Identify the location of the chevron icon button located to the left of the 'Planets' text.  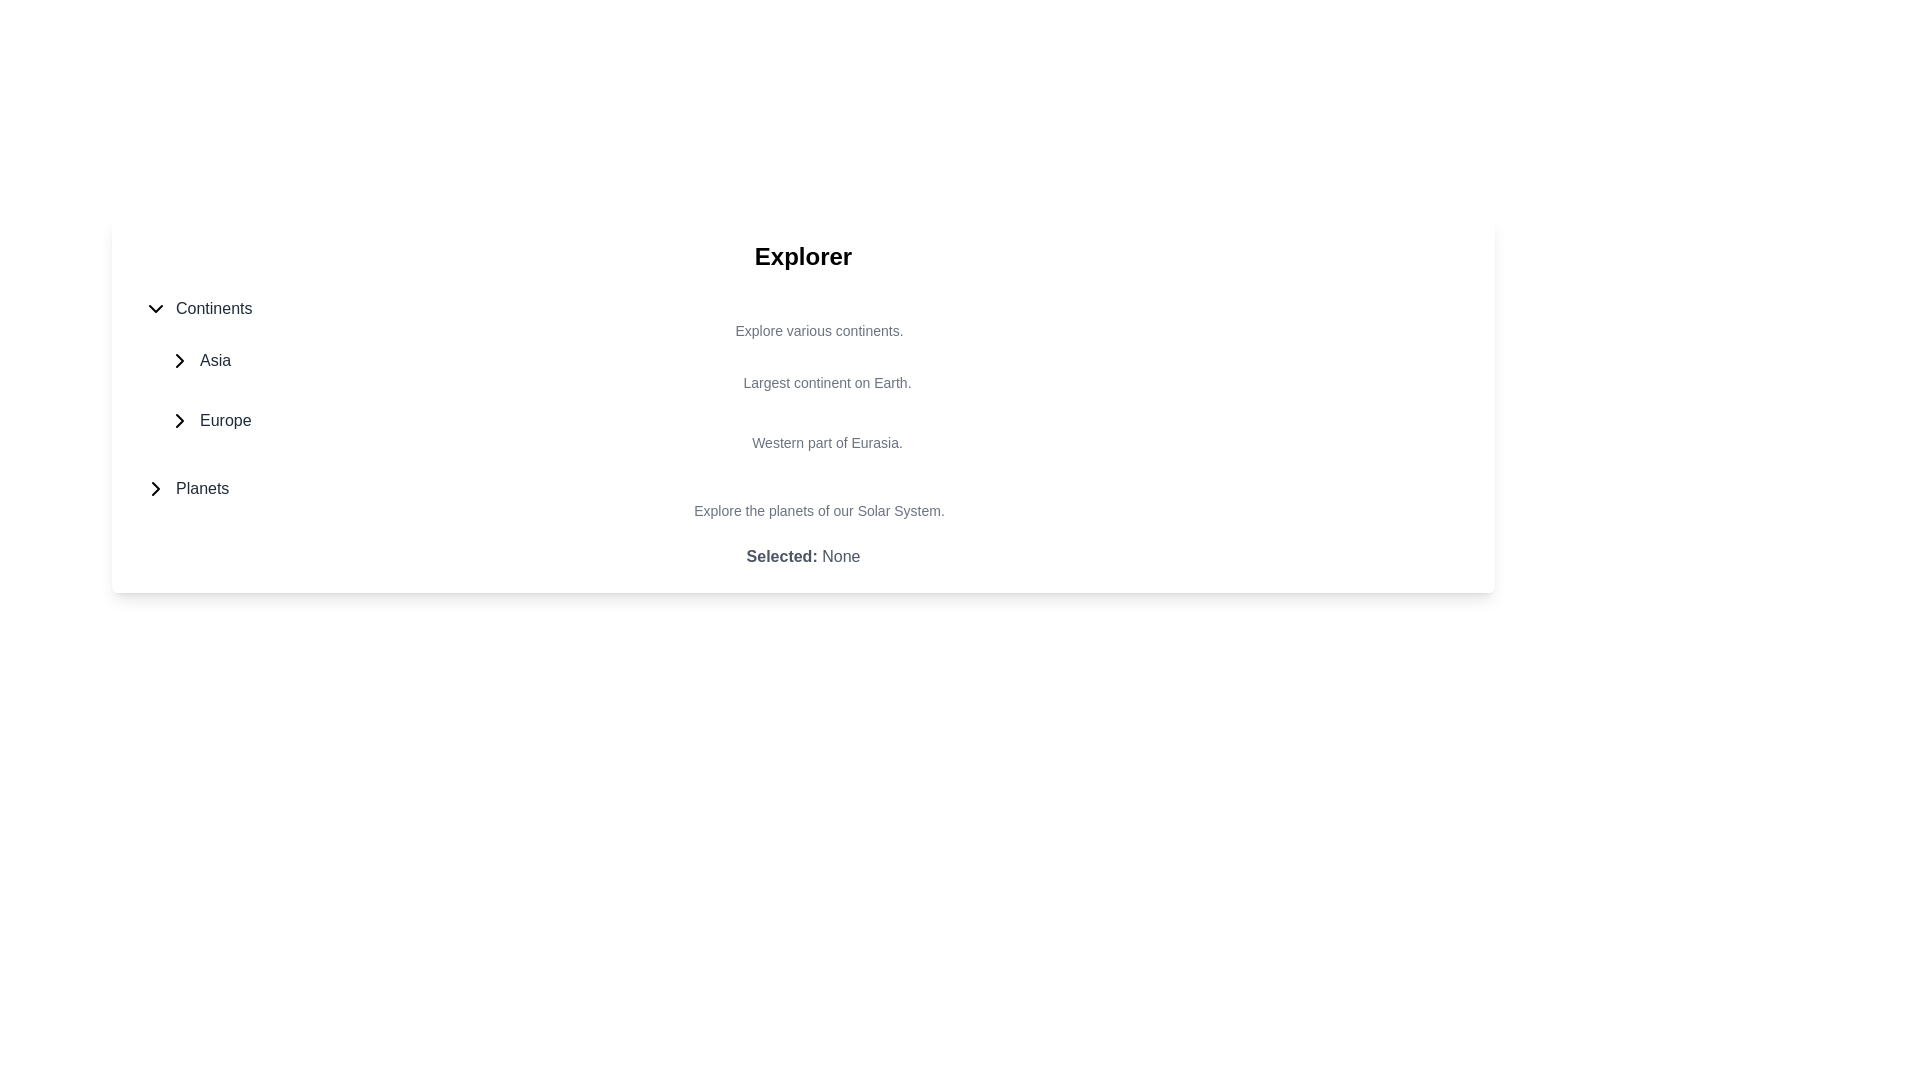
(155, 489).